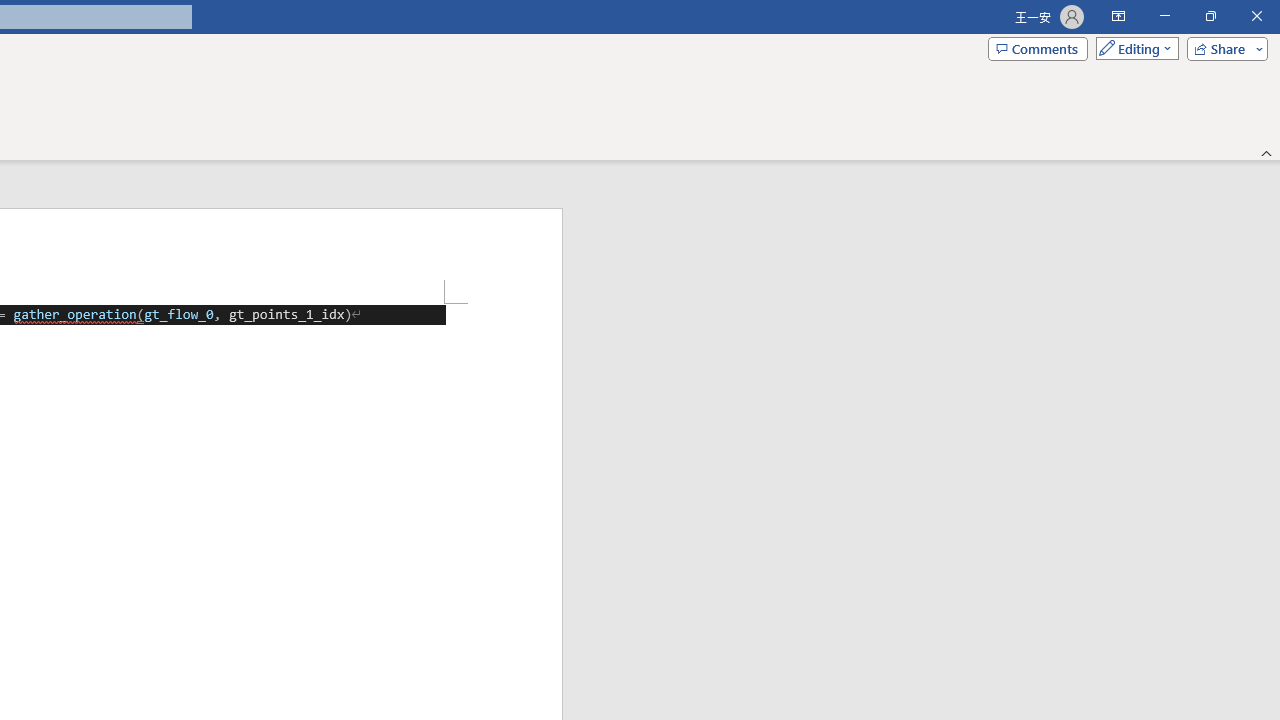  What do you see at coordinates (1255, 16) in the screenshot?
I see `'Close'` at bounding box center [1255, 16].